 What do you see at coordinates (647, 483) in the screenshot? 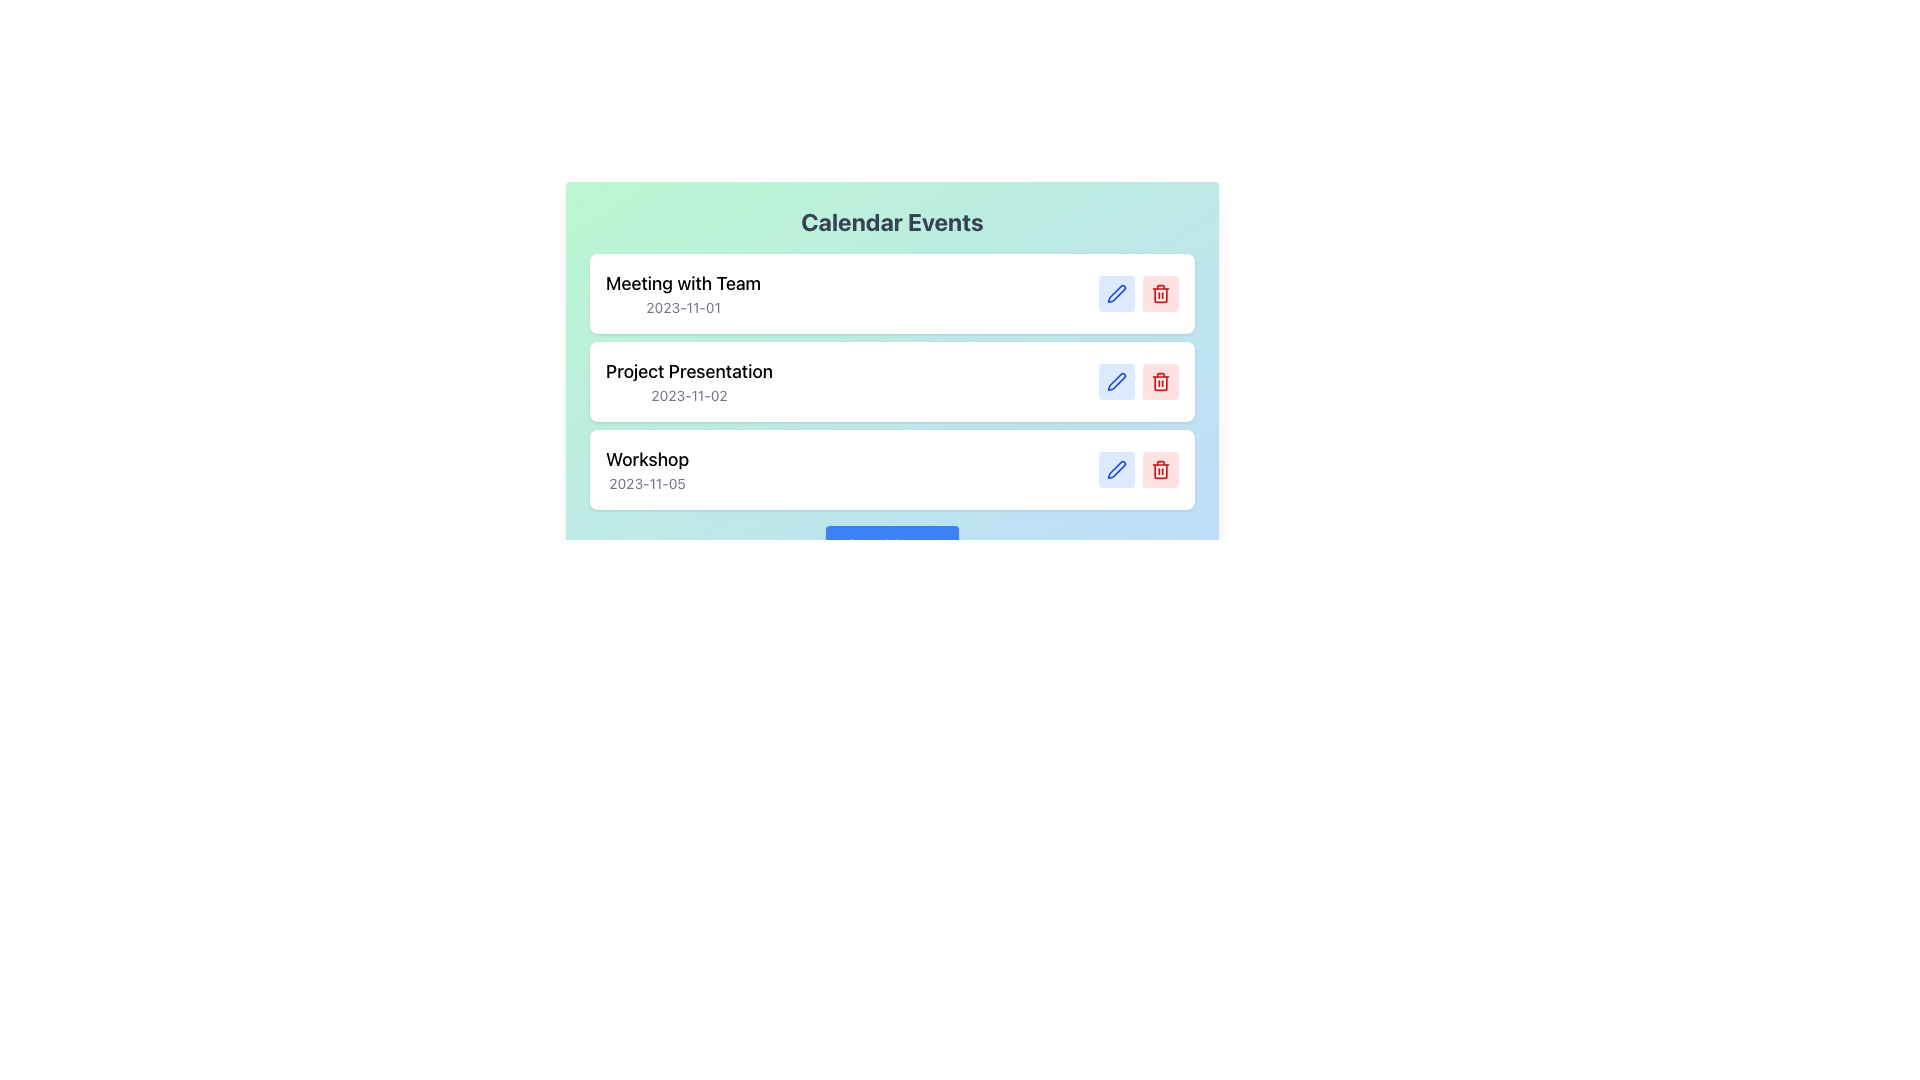
I see `date displayed in the text label directly beneath the bold title 'Workshop' in the calendar event list` at bounding box center [647, 483].